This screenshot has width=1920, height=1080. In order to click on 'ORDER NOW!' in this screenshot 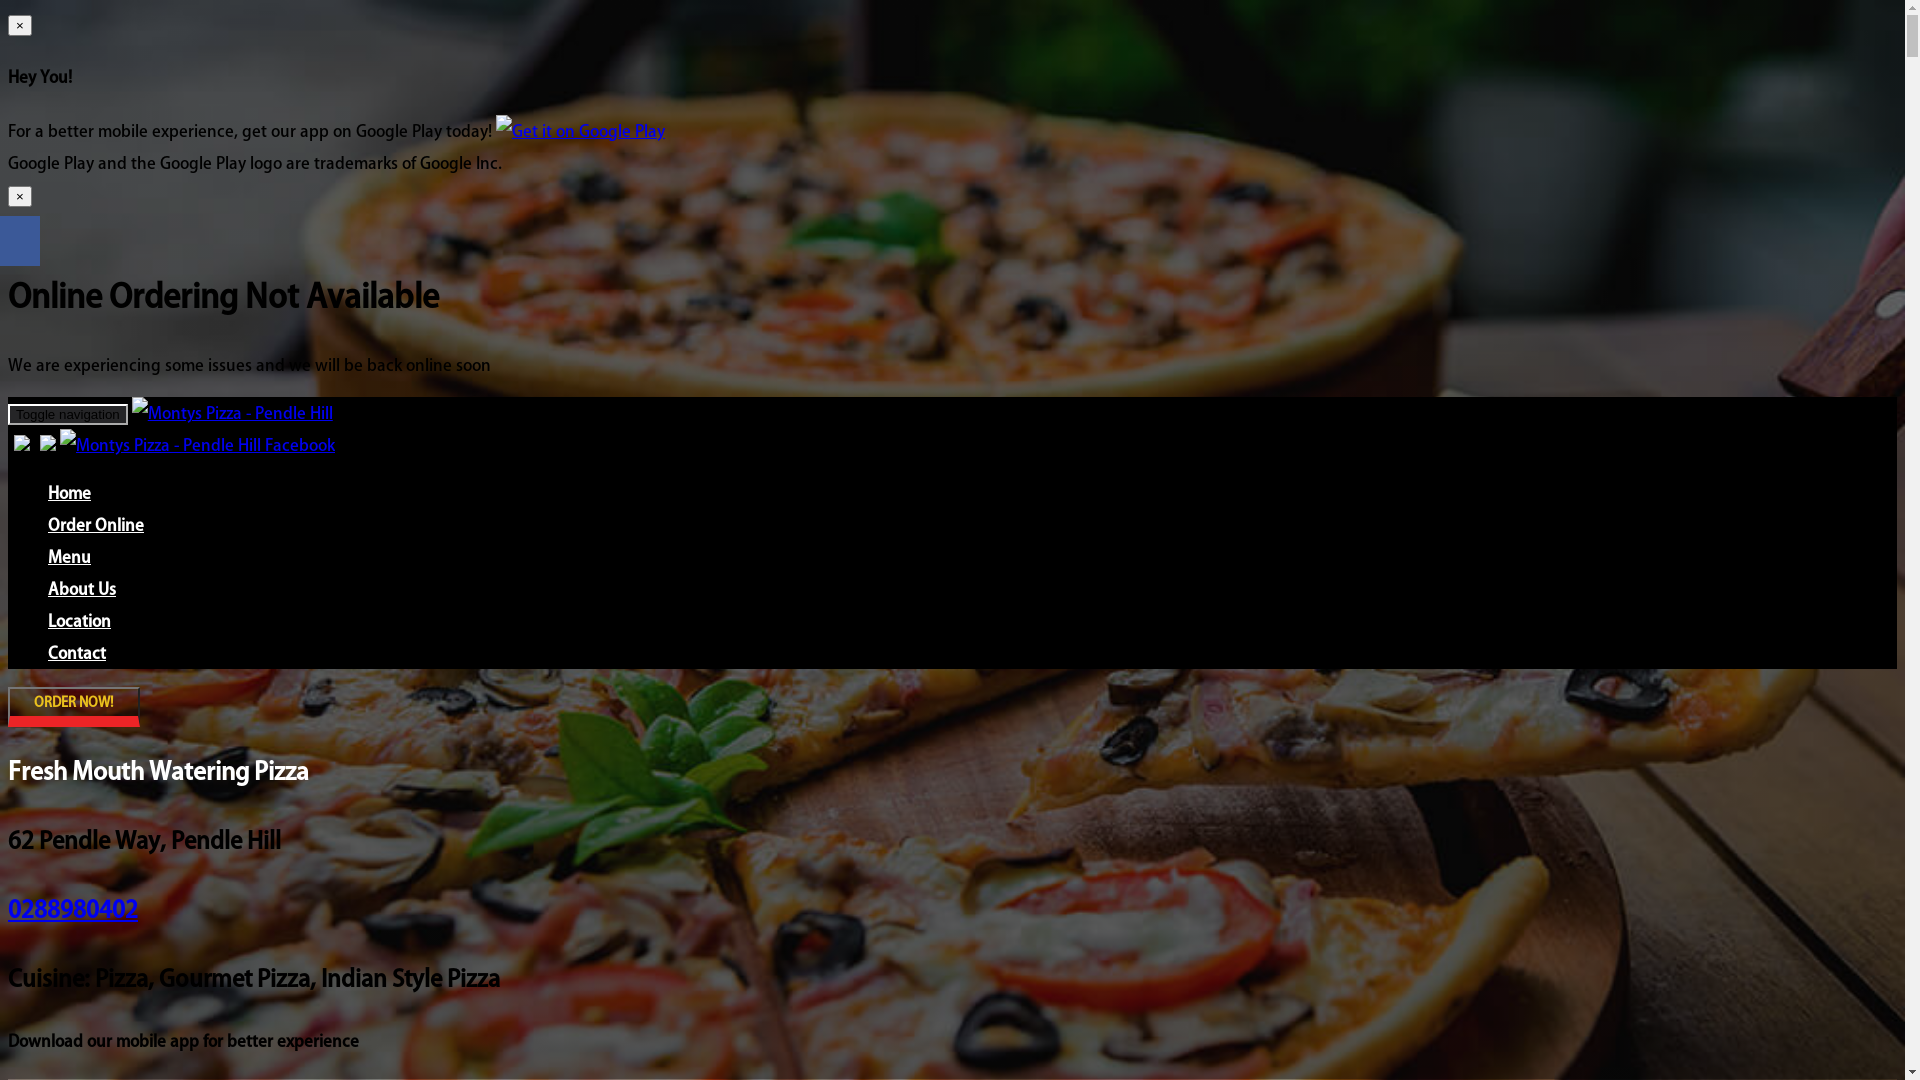, I will do `click(73, 705)`.